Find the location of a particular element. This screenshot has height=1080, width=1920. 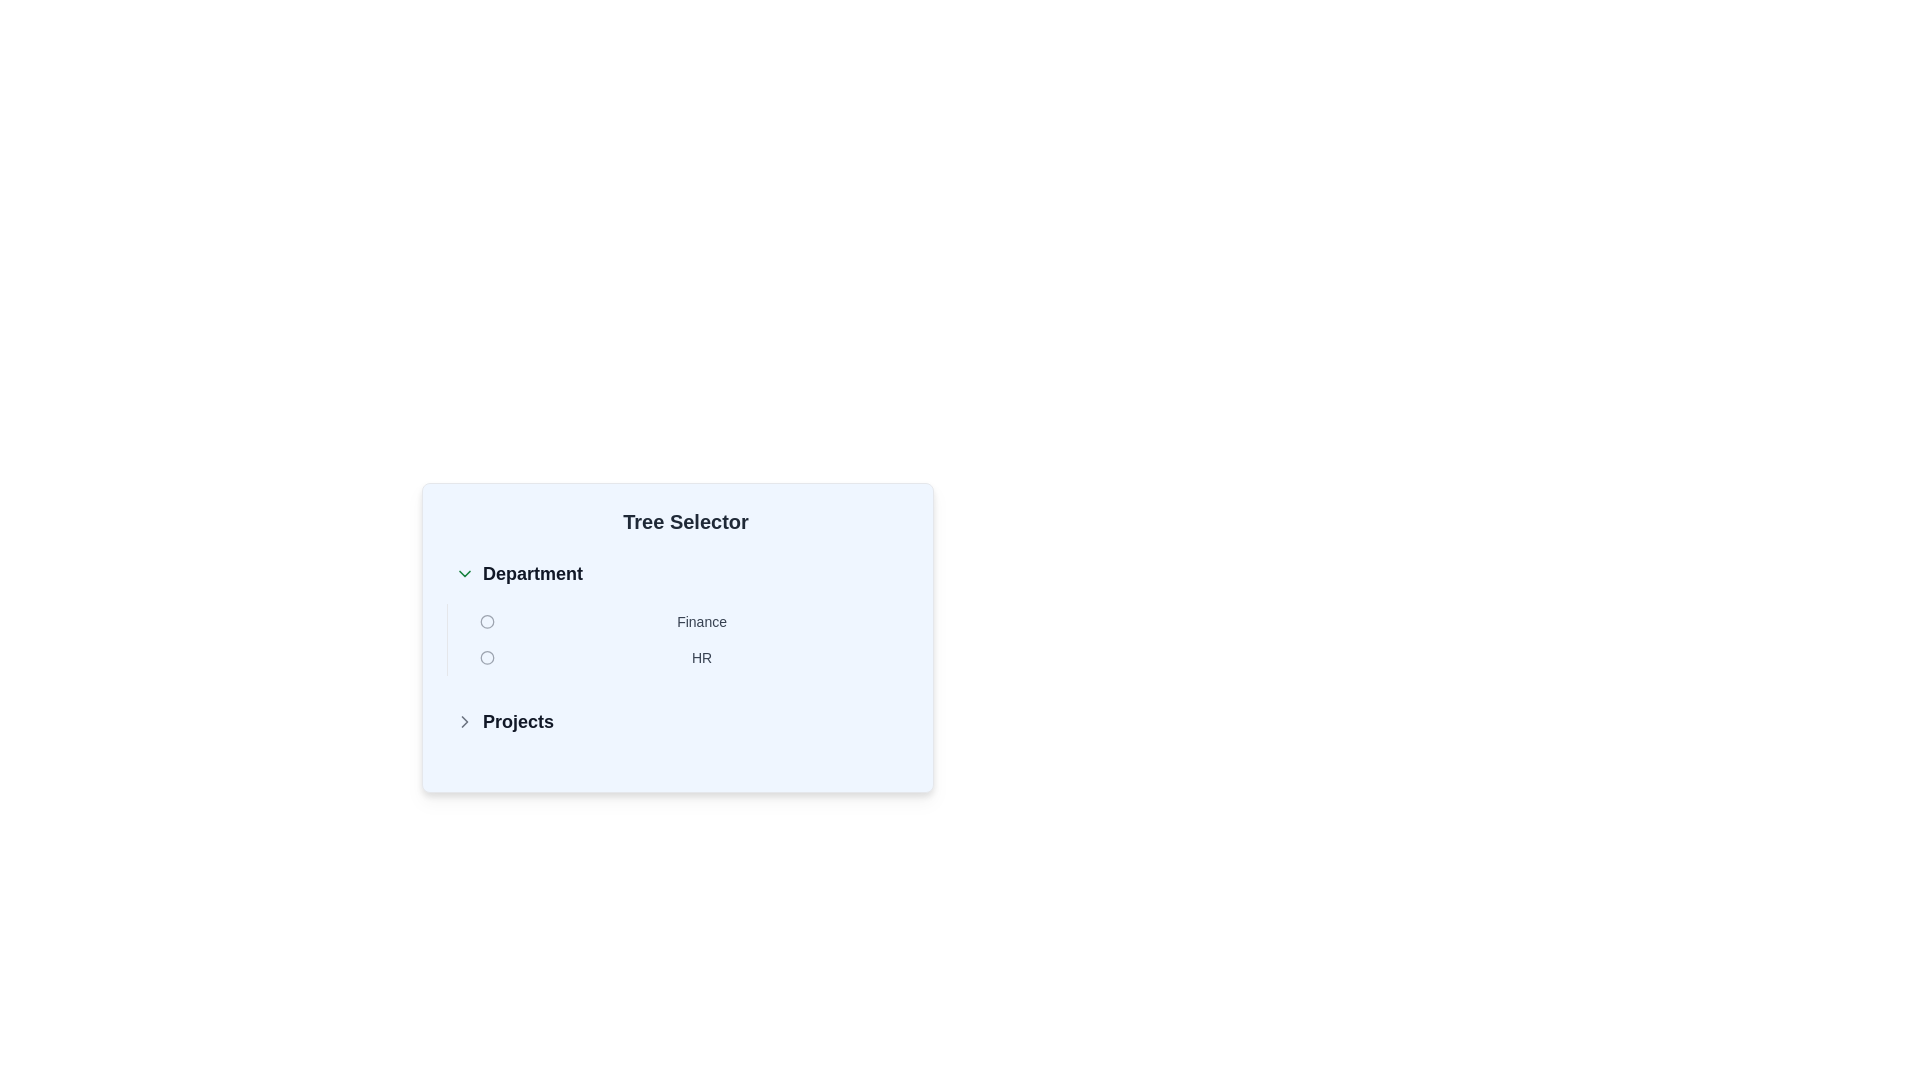

the 'Tree Selector' collapsible tree selector element is located at coordinates (677, 642).